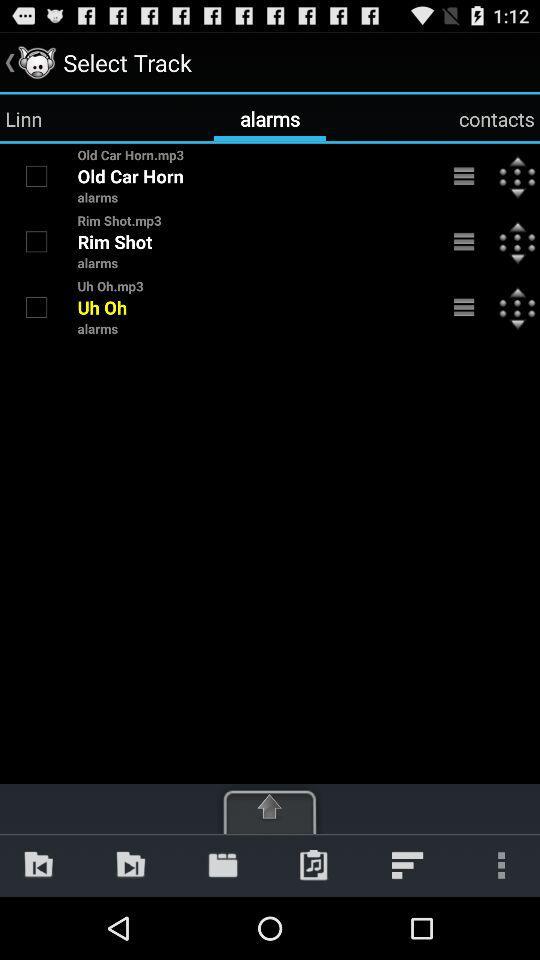 The height and width of the screenshot is (960, 540). Describe the element at coordinates (464, 240) in the screenshot. I see `options` at that location.